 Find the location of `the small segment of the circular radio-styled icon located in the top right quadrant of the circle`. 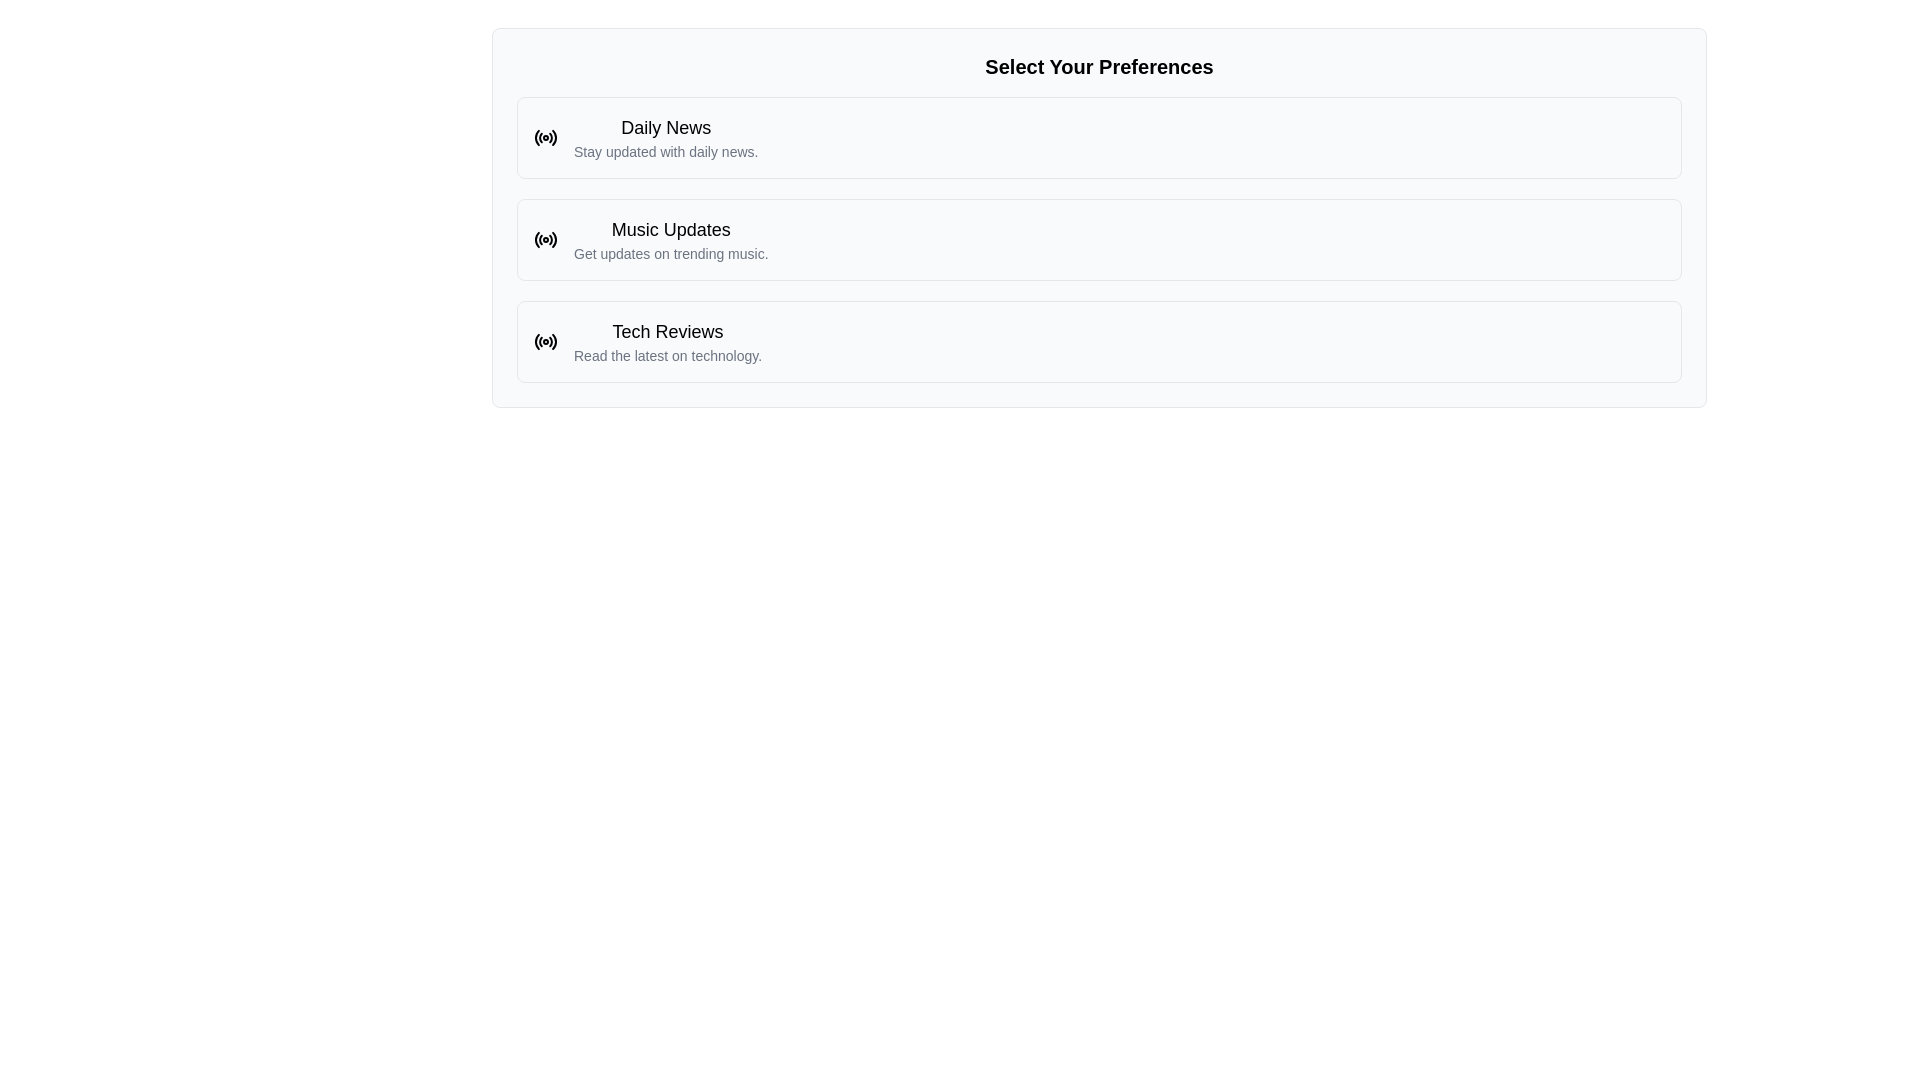

the small segment of the circular radio-styled icon located in the top right quadrant of the circle is located at coordinates (551, 137).